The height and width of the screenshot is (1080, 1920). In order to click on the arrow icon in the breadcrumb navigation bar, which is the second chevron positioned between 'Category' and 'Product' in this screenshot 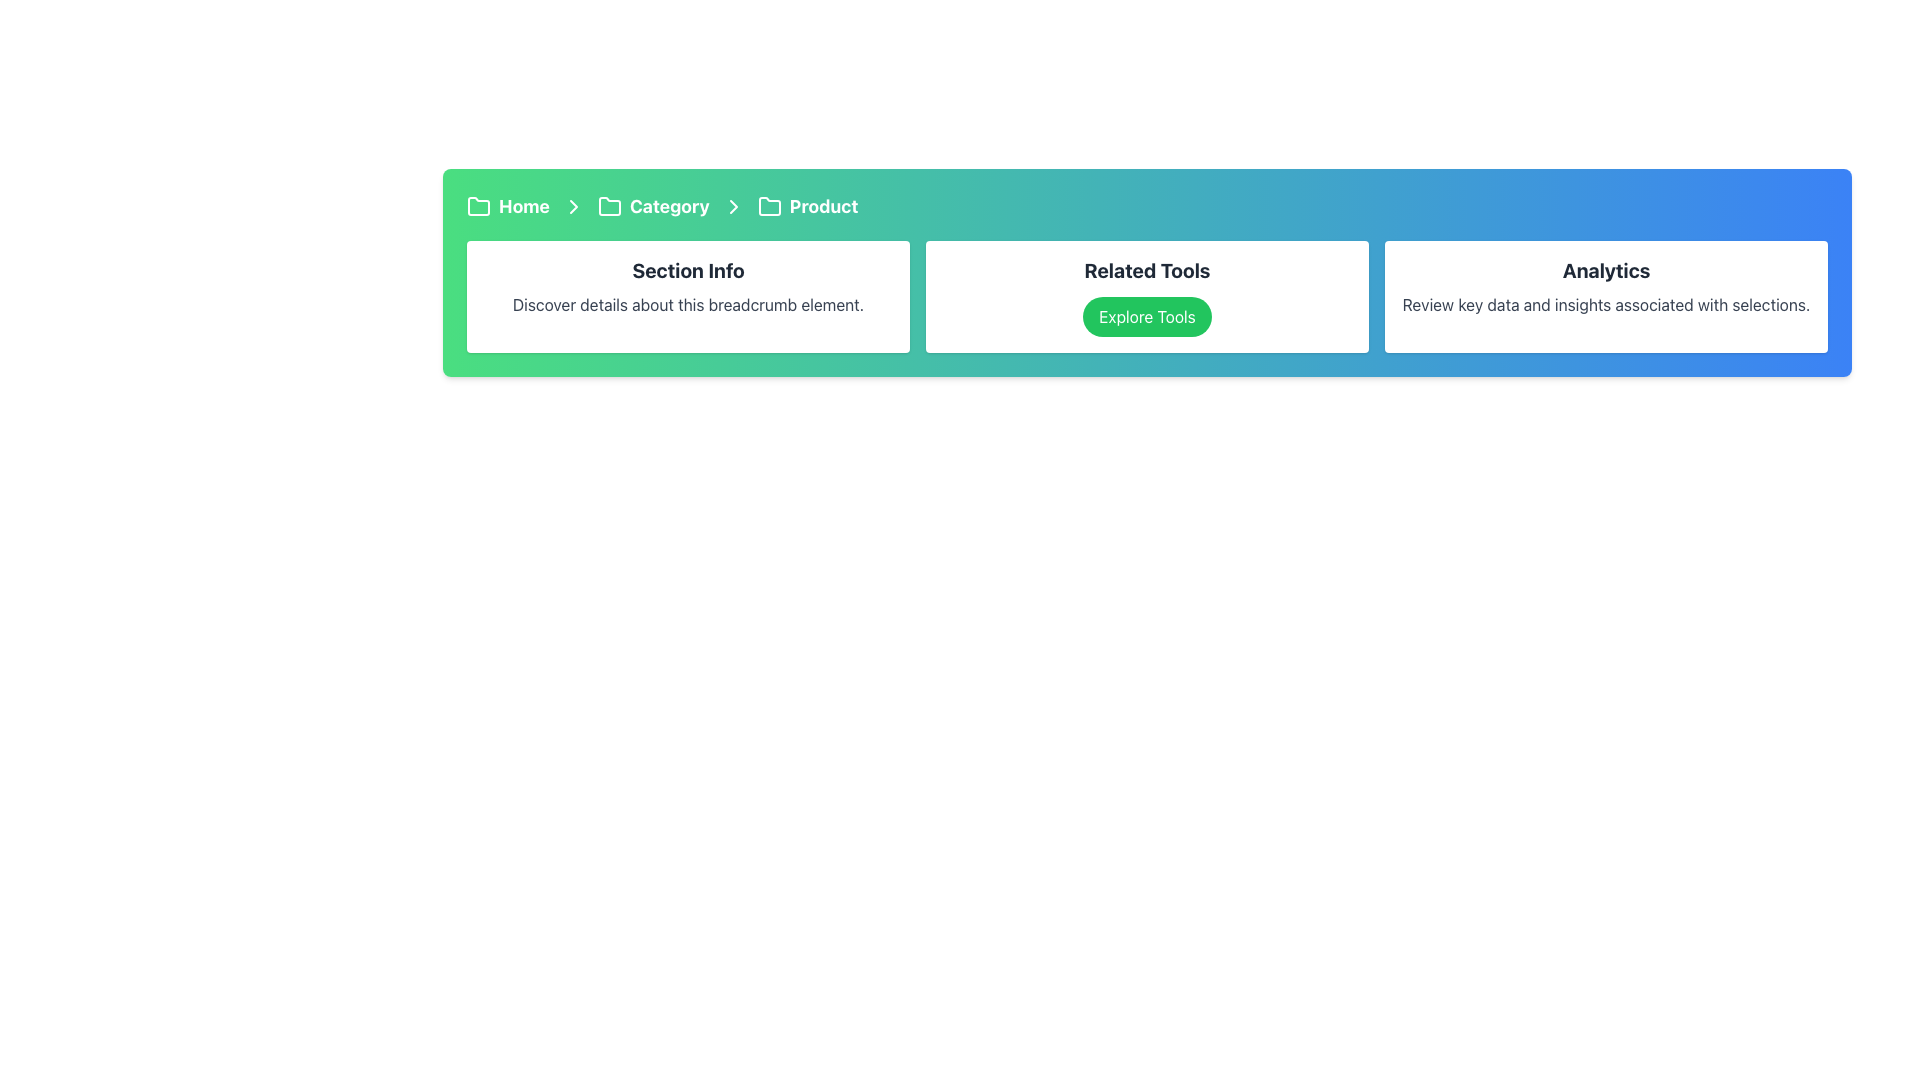, I will do `click(572, 207)`.